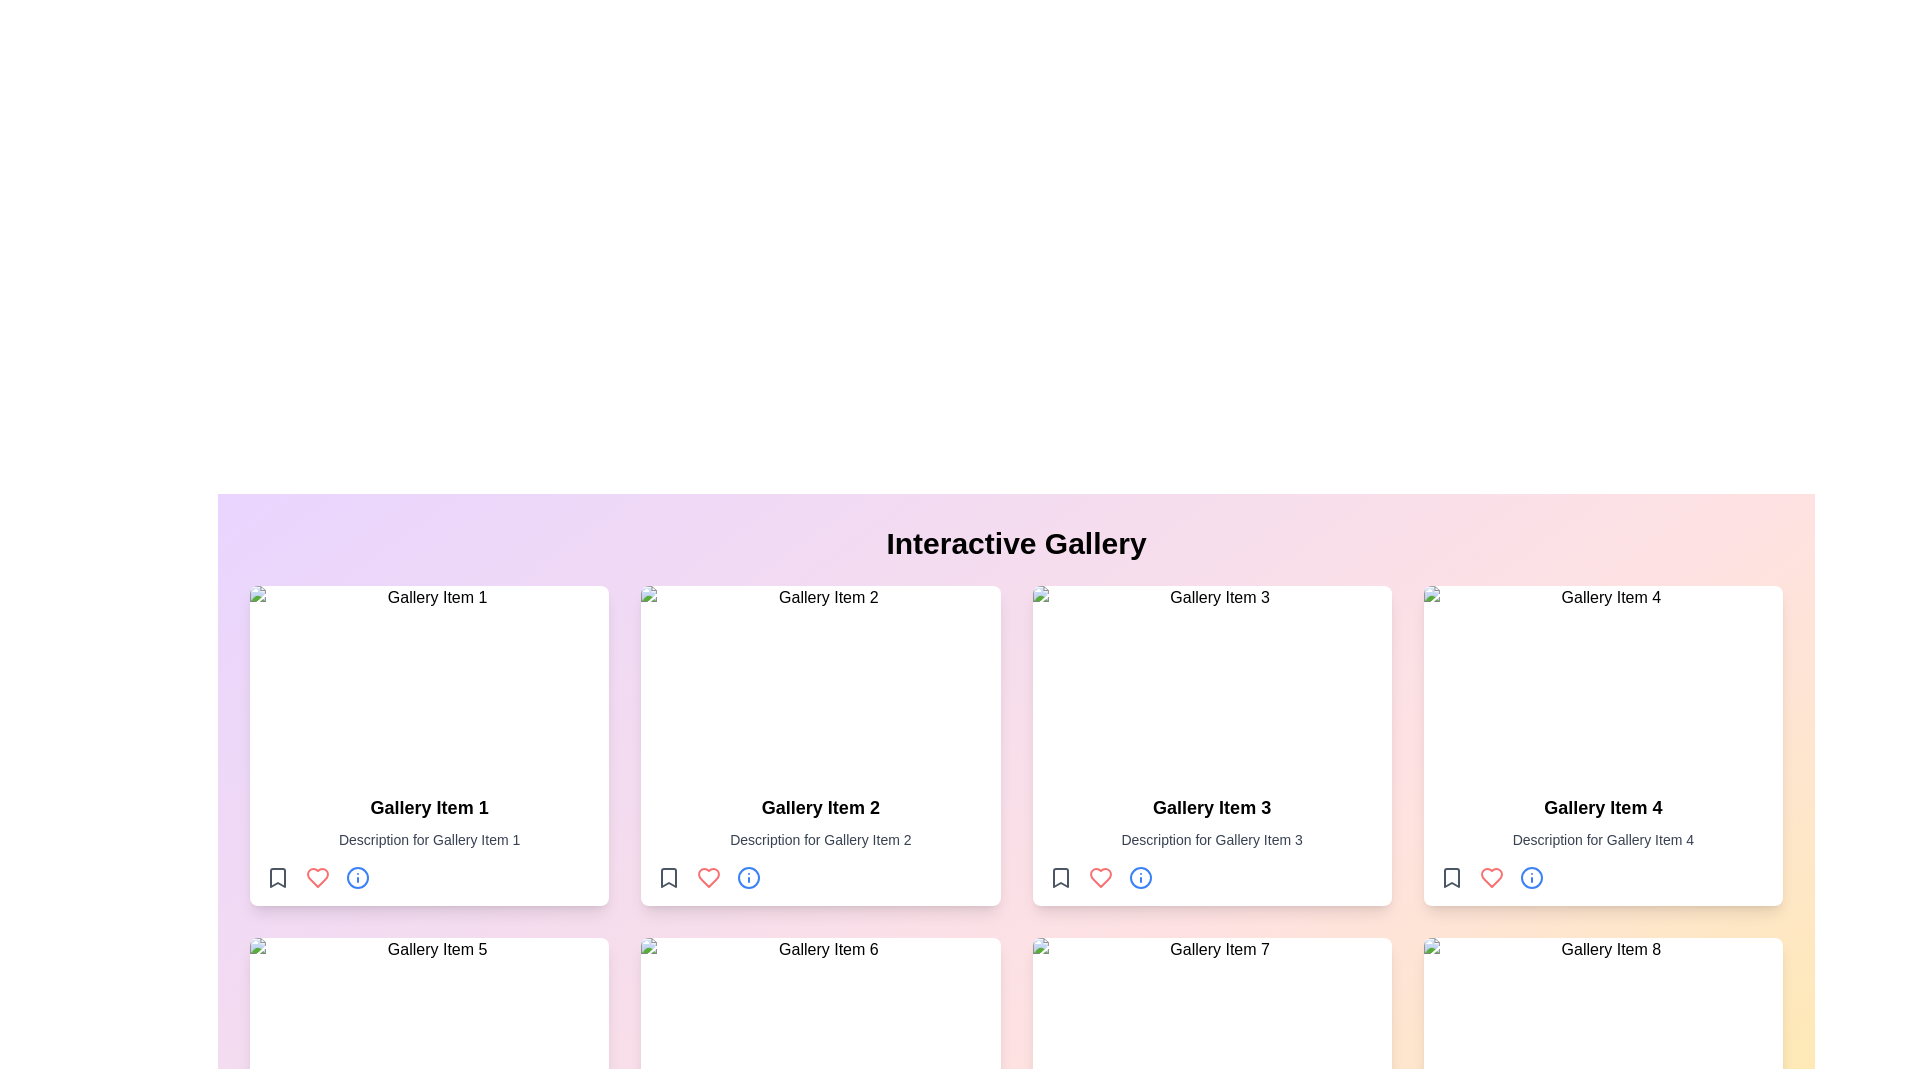 This screenshot has height=1080, width=1920. I want to click on the heart-shaped icon outlined in red, which is the second icon from the left in the group of three below the card labeled 'Gallery Item 4', so click(1491, 877).